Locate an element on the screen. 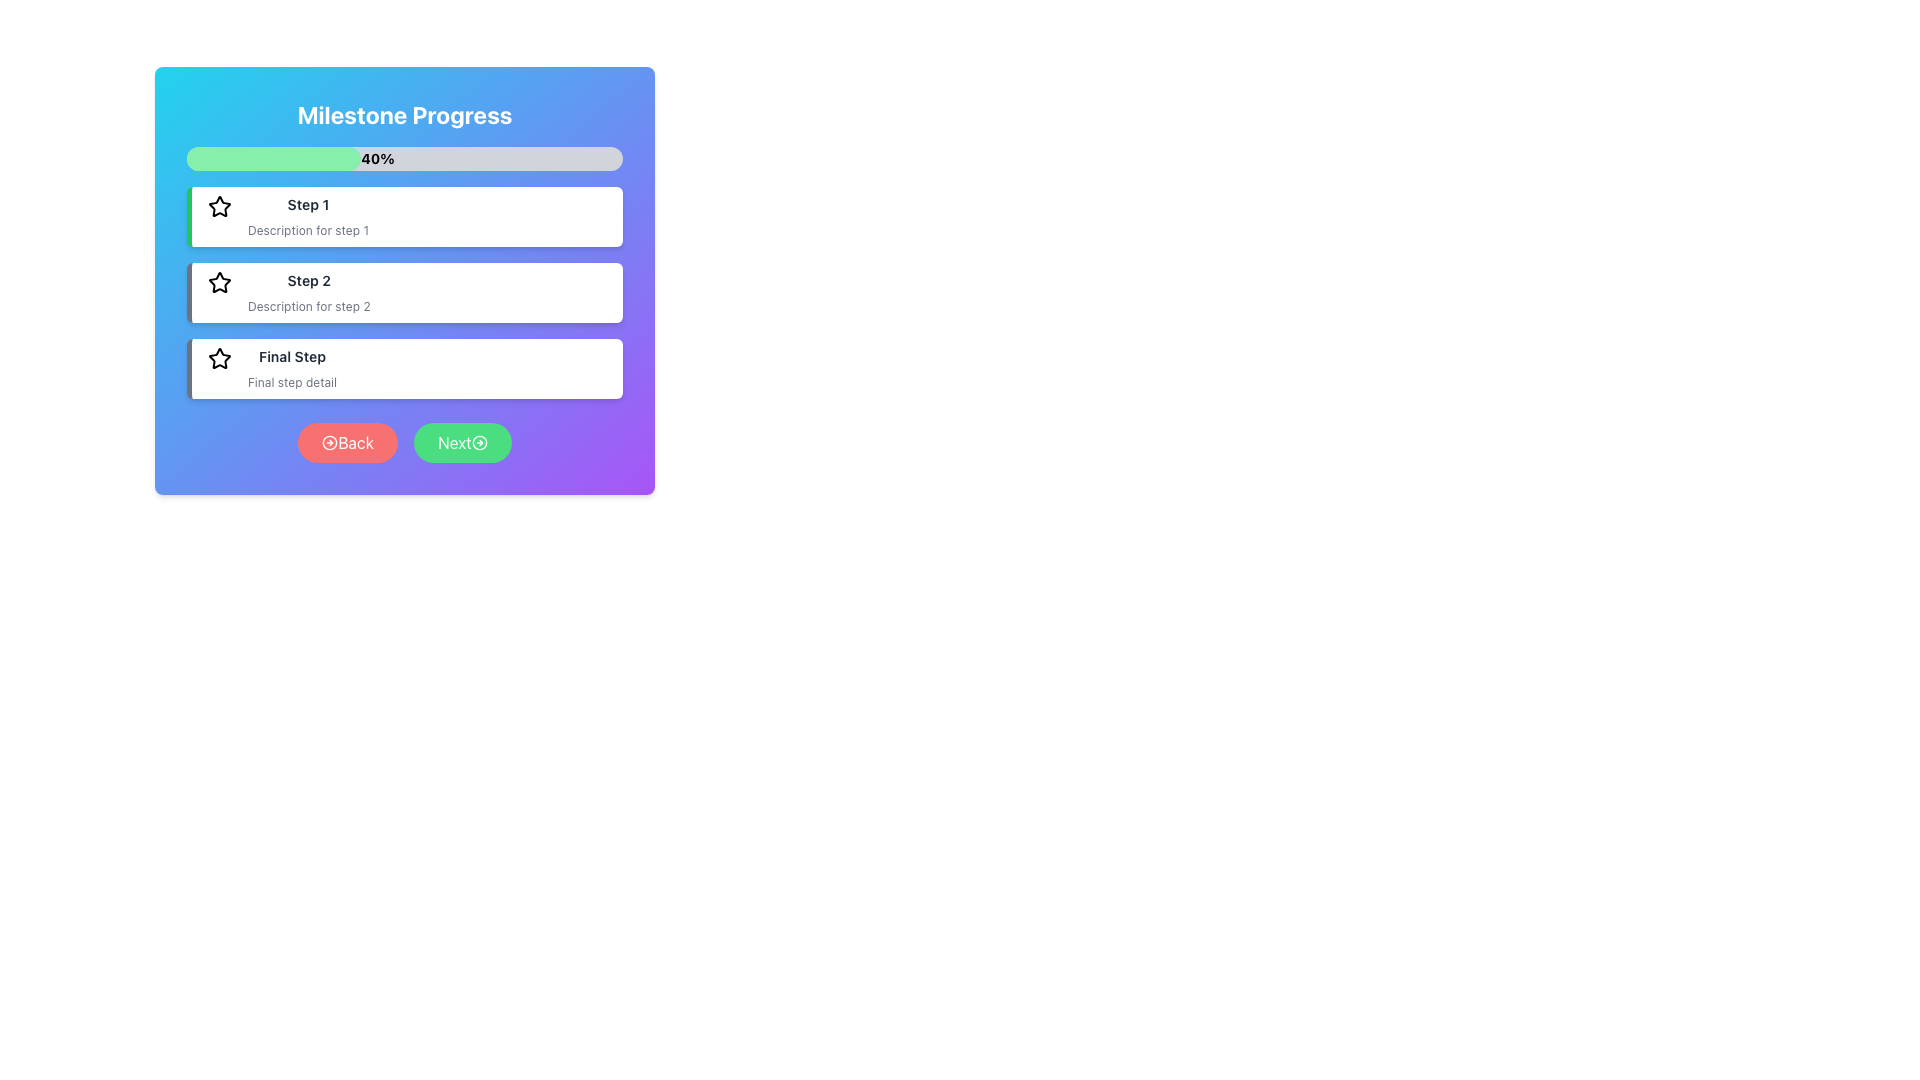  the hollow star-shaped icon with thin, rounded outlines, located in the second card labeled 'Step 2' on the left side of the application is located at coordinates (220, 282).